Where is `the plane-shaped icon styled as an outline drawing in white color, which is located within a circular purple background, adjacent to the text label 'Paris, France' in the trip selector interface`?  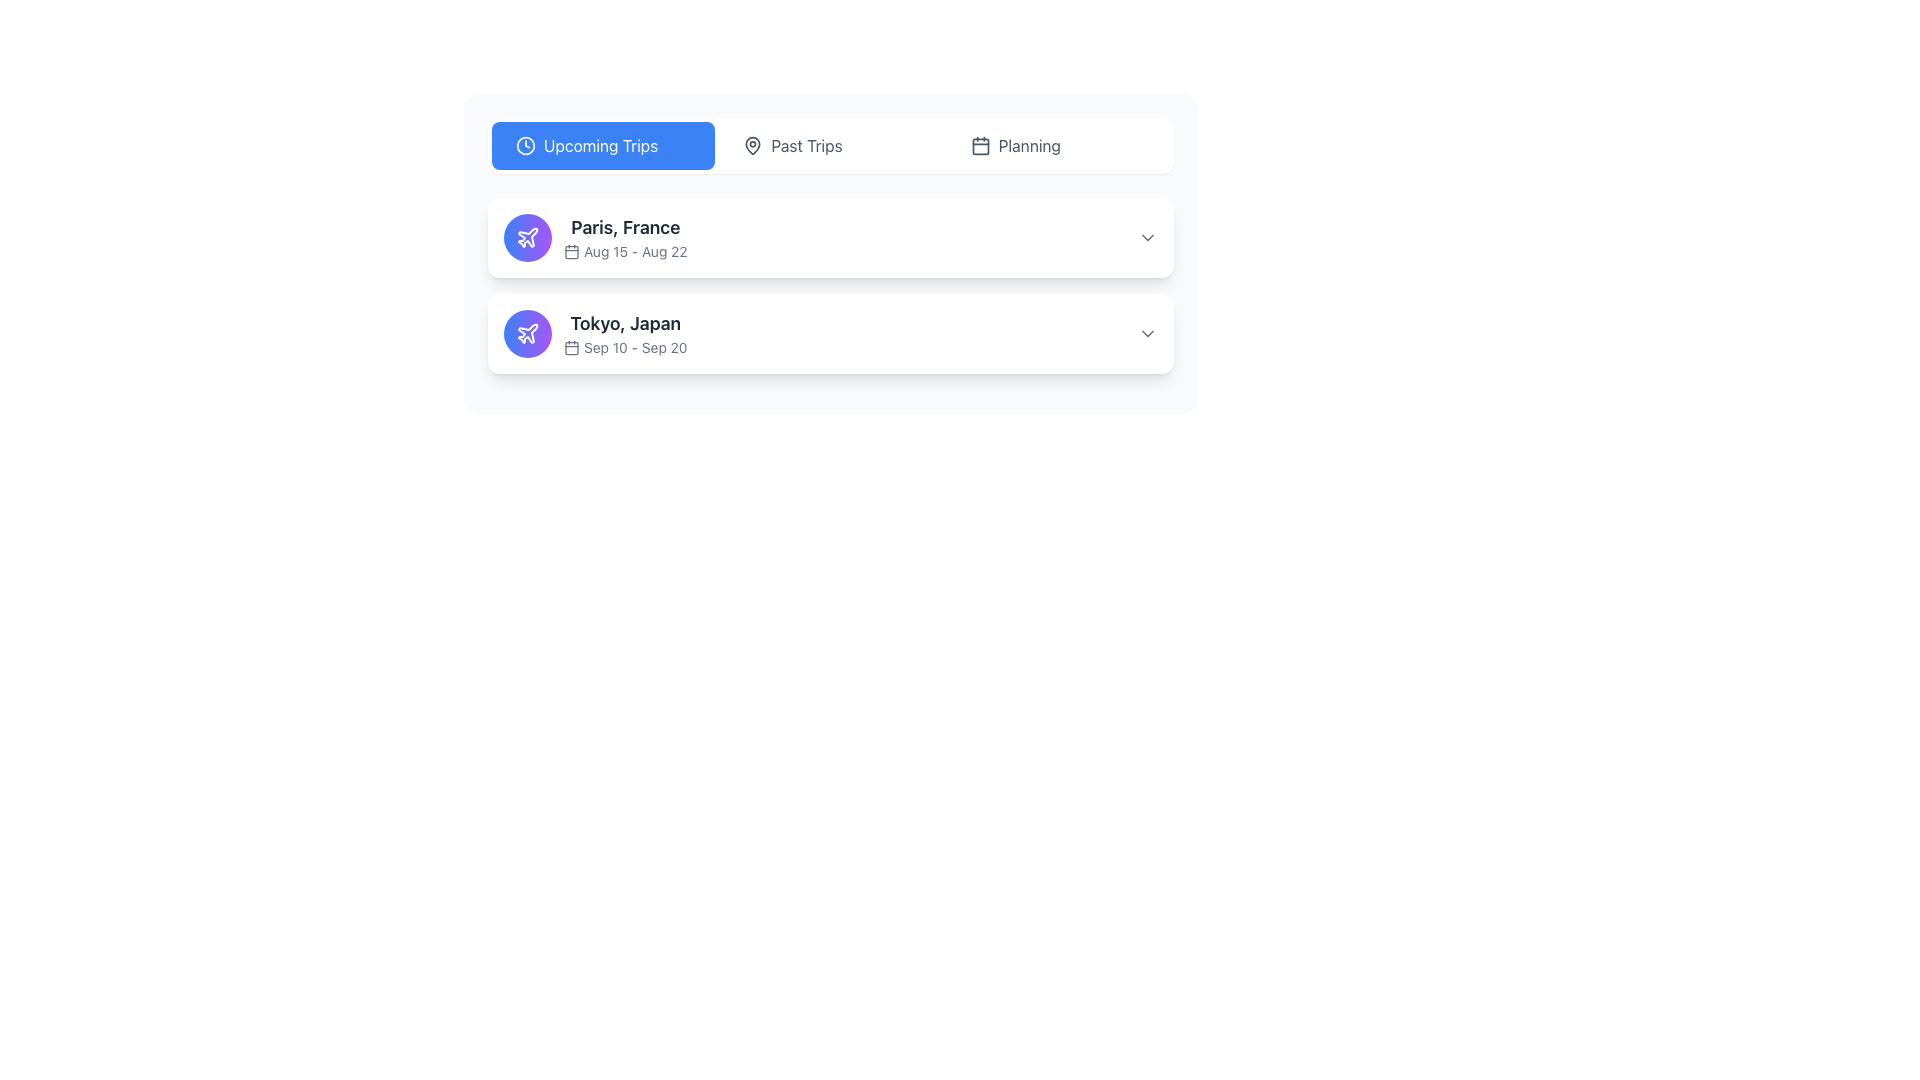
the plane-shaped icon styled as an outline drawing in white color, which is located within a circular purple background, adjacent to the text label 'Paris, France' in the trip selector interface is located at coordinates (528, 332).